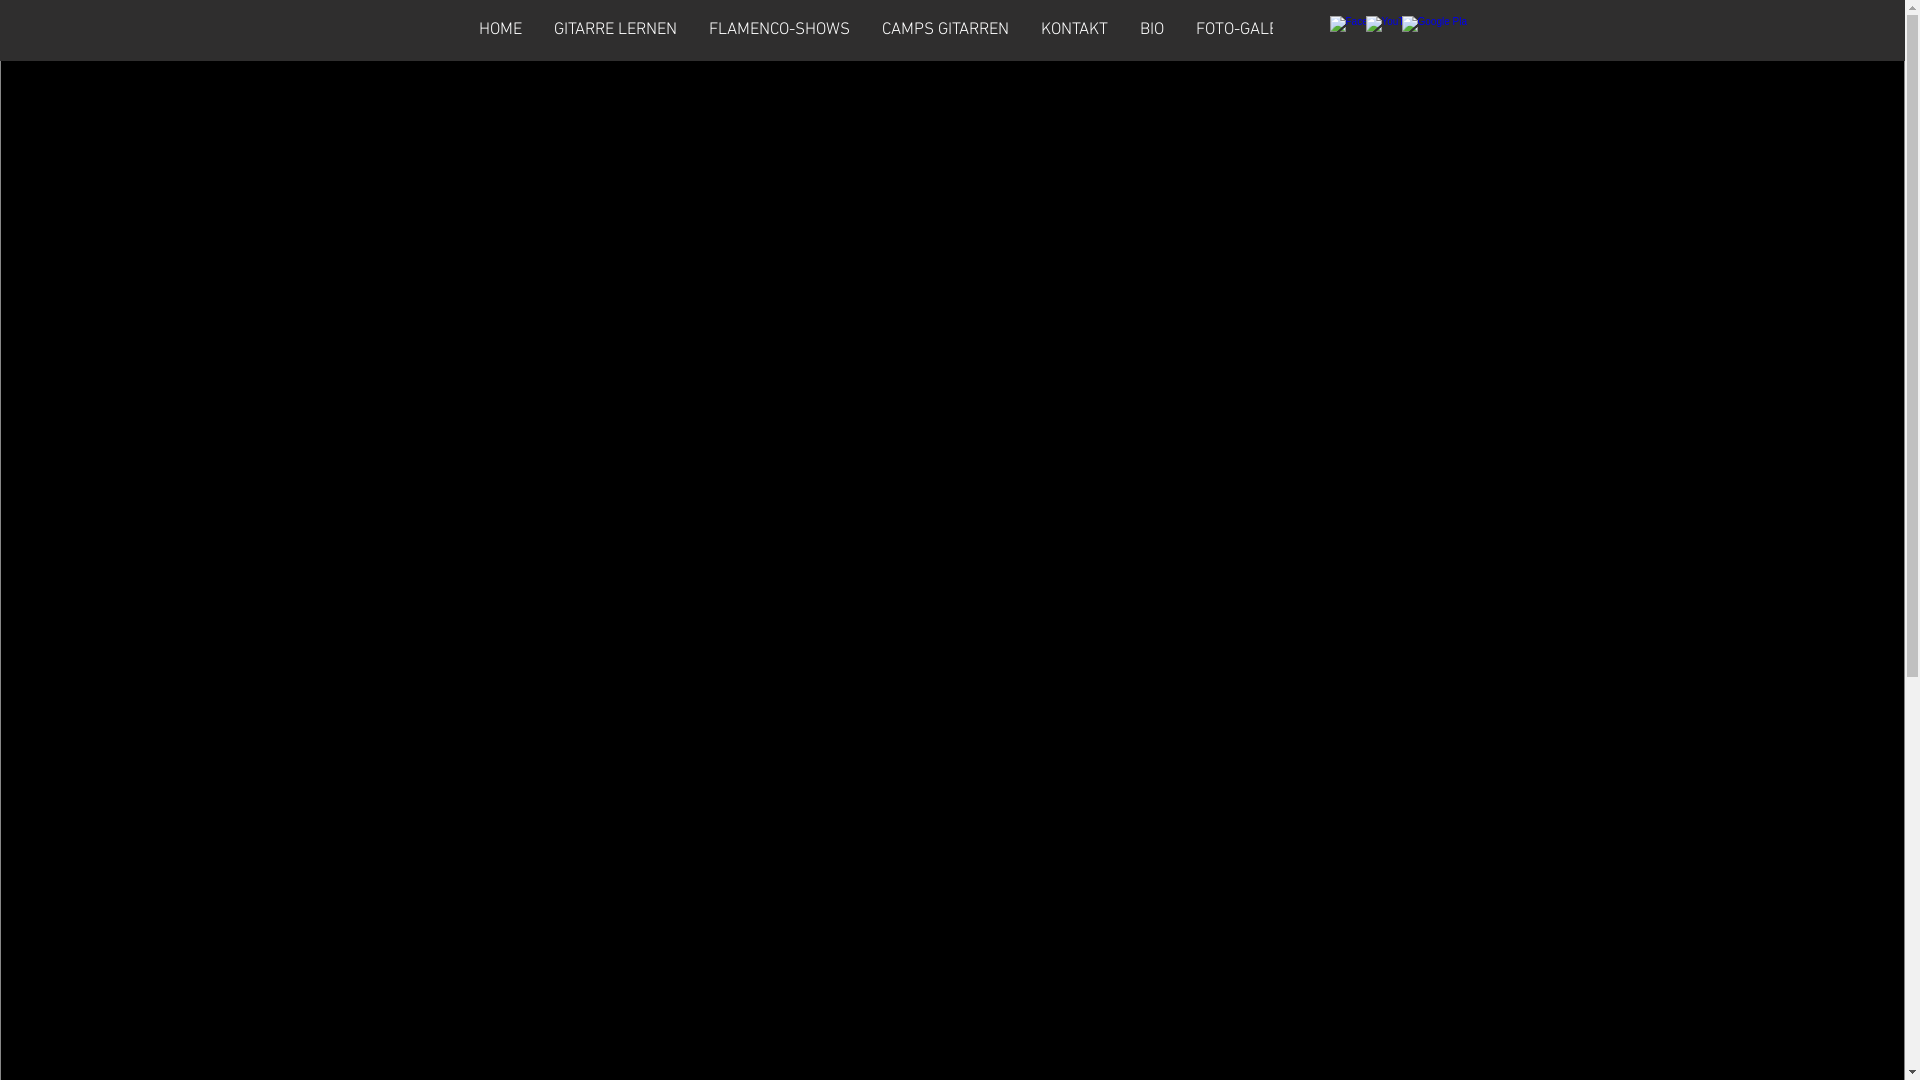 The height and width of the screenshot is (1080, 1920). I want to click on 'GITARRE LERNEN', so click(614, 31).